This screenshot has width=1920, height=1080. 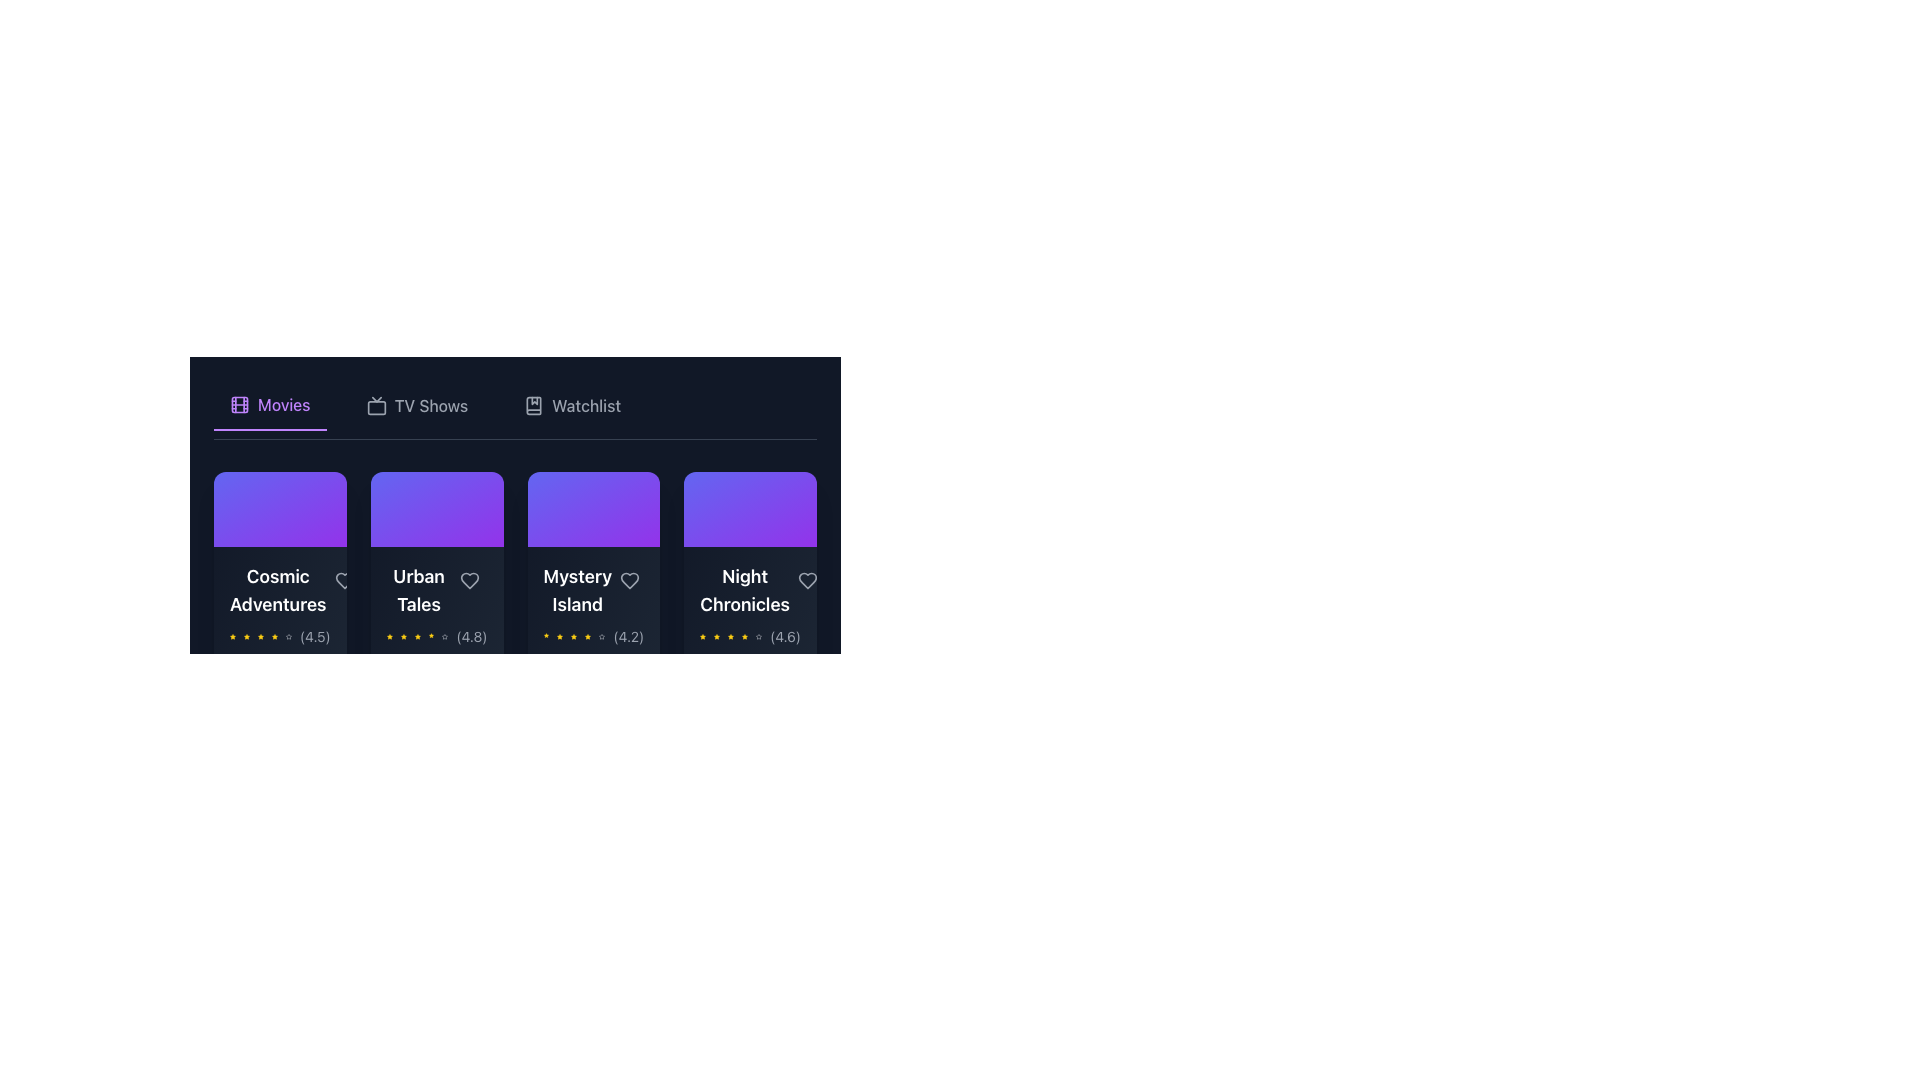 What do you see at coordinates (749, 508) in the screenshot?
I see `the Decorative background area of the 'Night Chronicles' card, which is a rectangular gradient area transitioning from indigo to purple, located at the upper section and rightmost among the horizontal list of cards` at bounding box center [749, 508].